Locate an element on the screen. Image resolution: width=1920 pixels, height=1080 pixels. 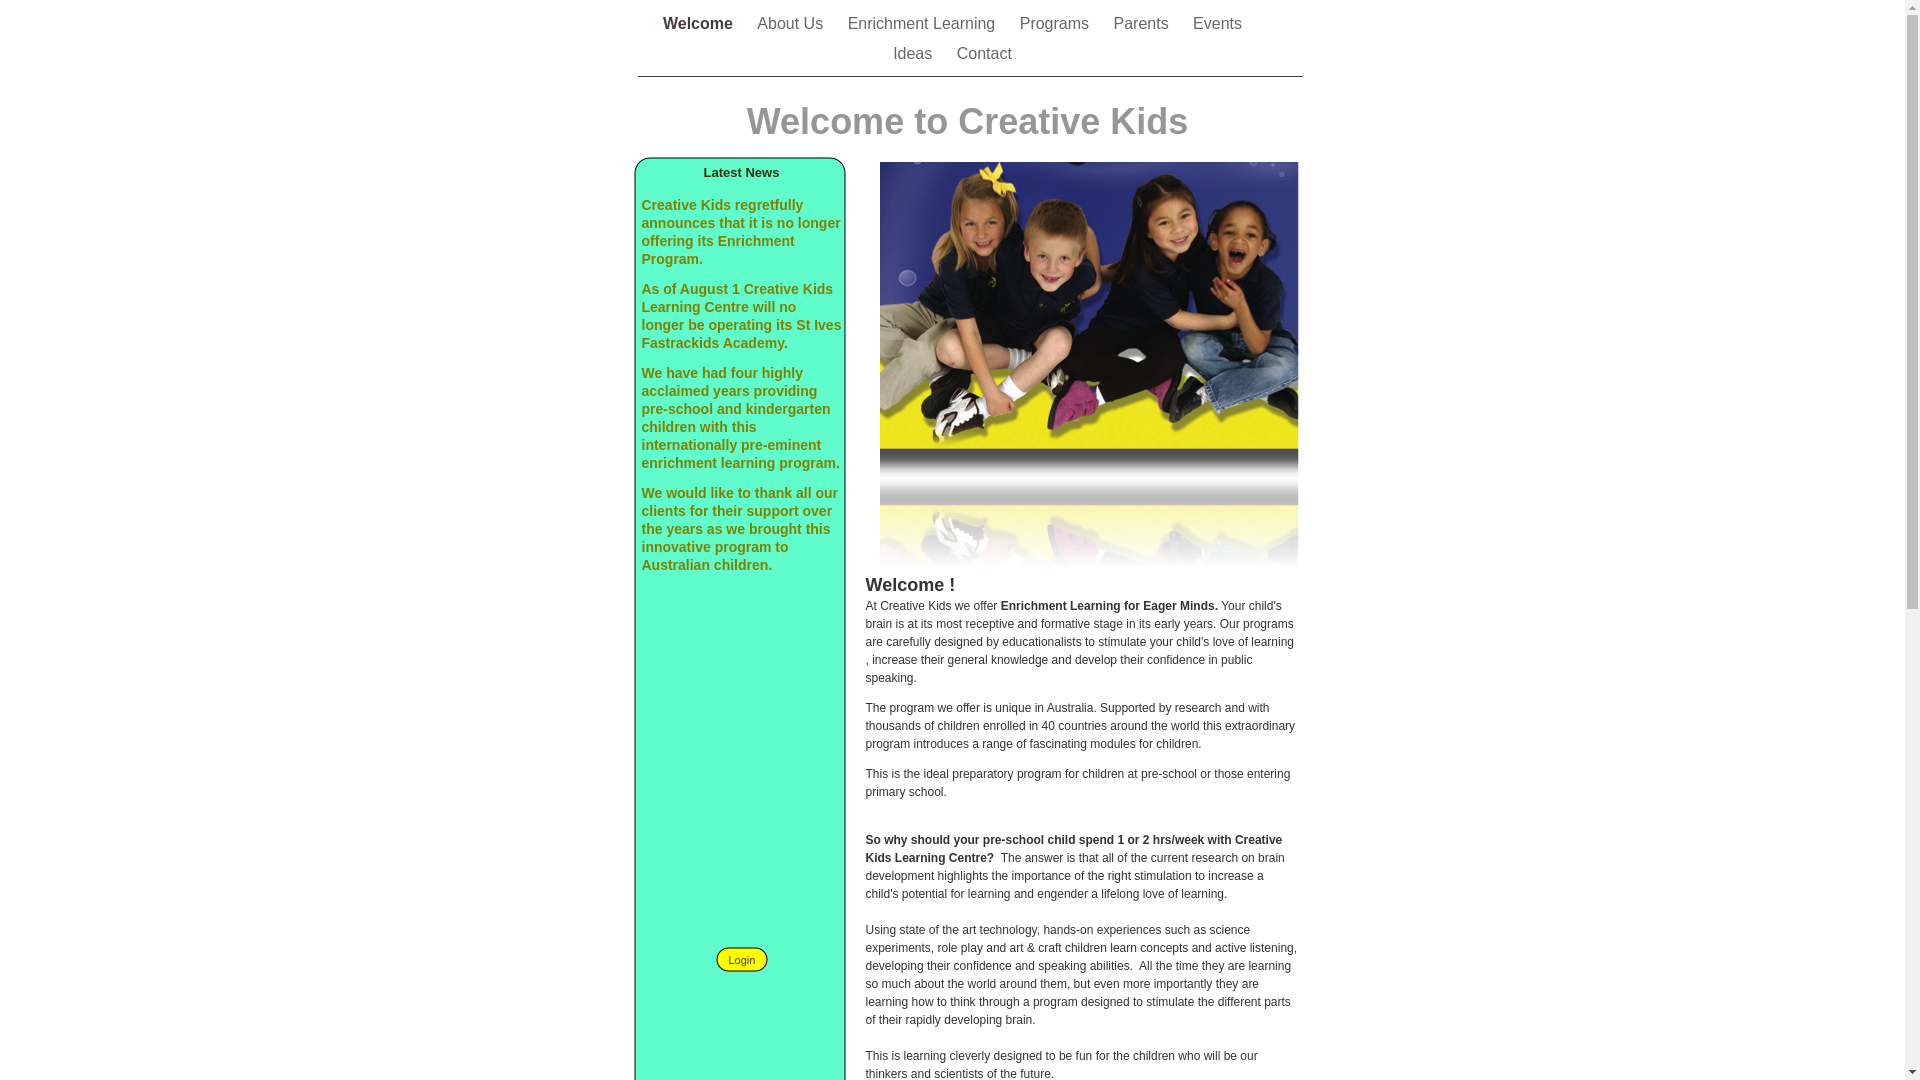
'About Us' is located at coordinates (791, 23).